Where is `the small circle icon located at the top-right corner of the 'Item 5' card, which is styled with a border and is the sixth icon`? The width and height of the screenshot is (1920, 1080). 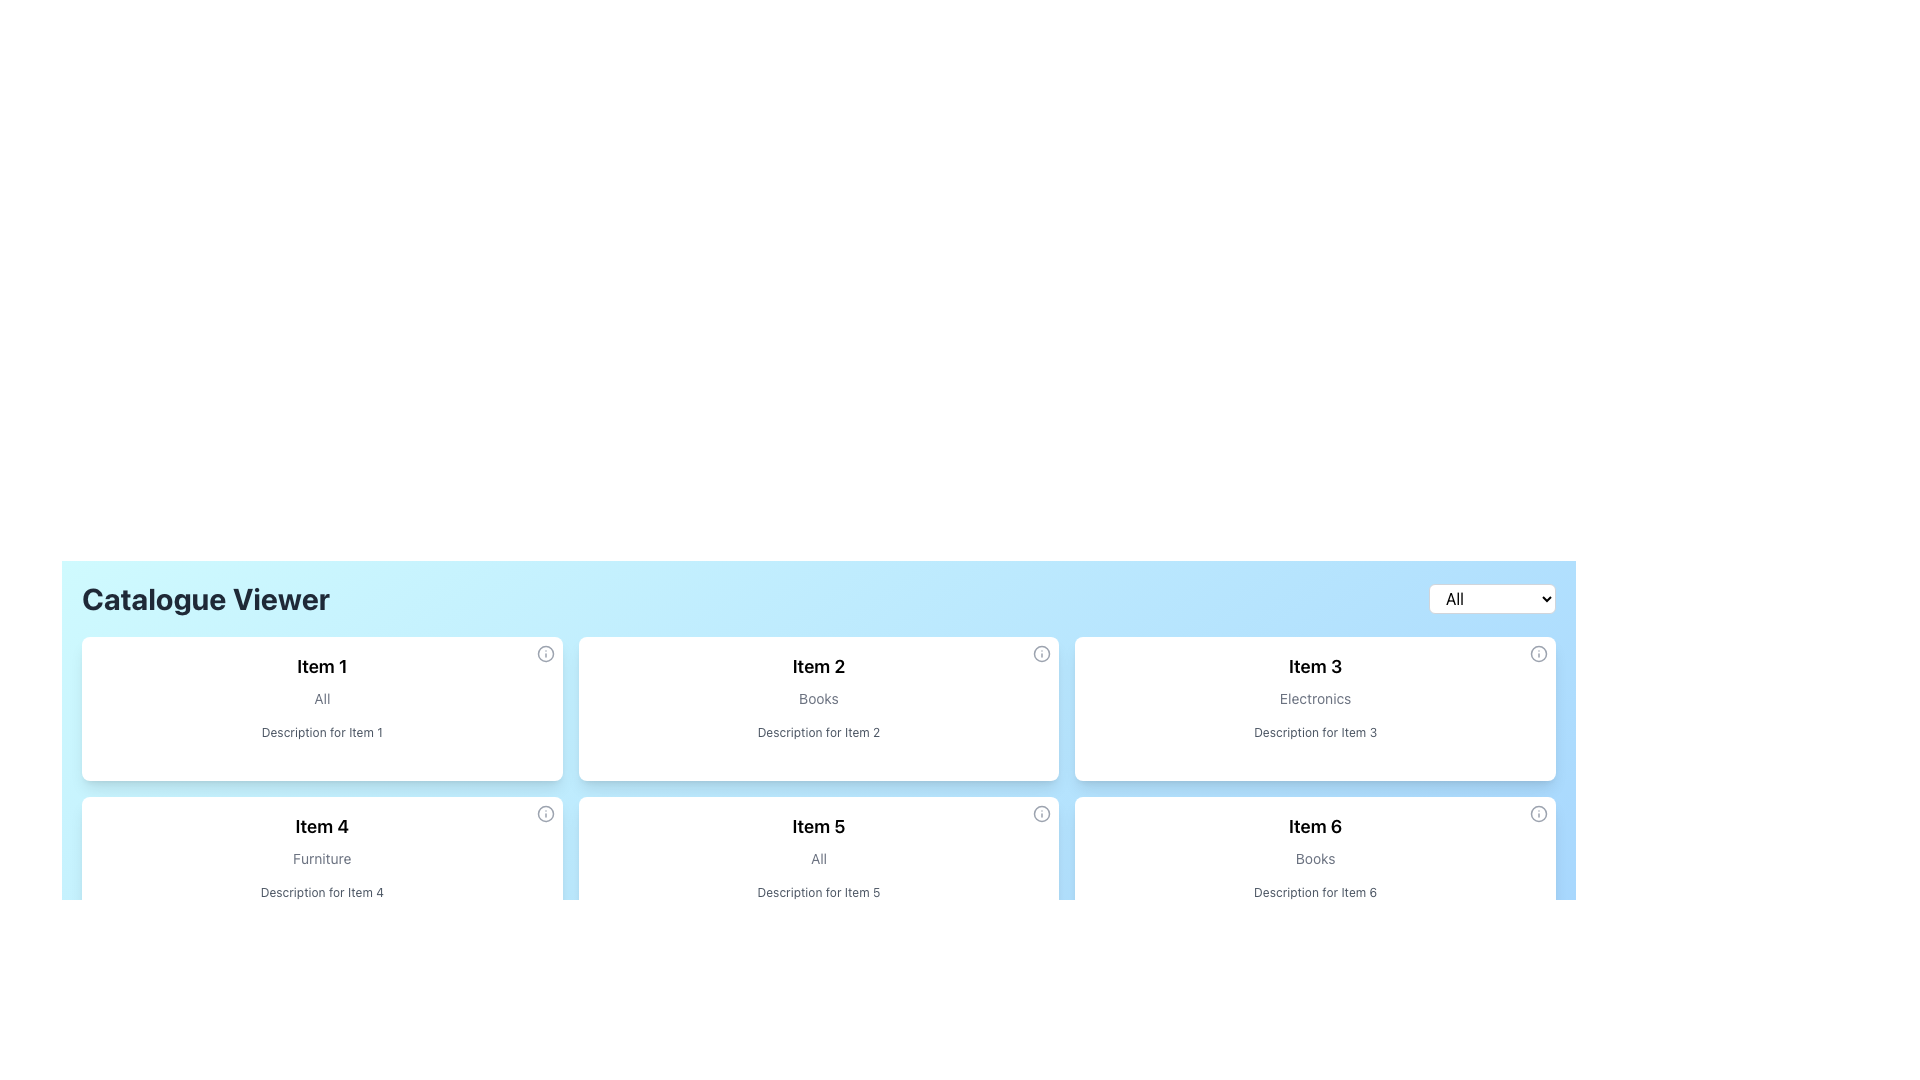 the small circle icon located at the top-right corner of the 'Item 5' card, which is styled with a border and is the sixth icon is located at coordinates (1041, 813).